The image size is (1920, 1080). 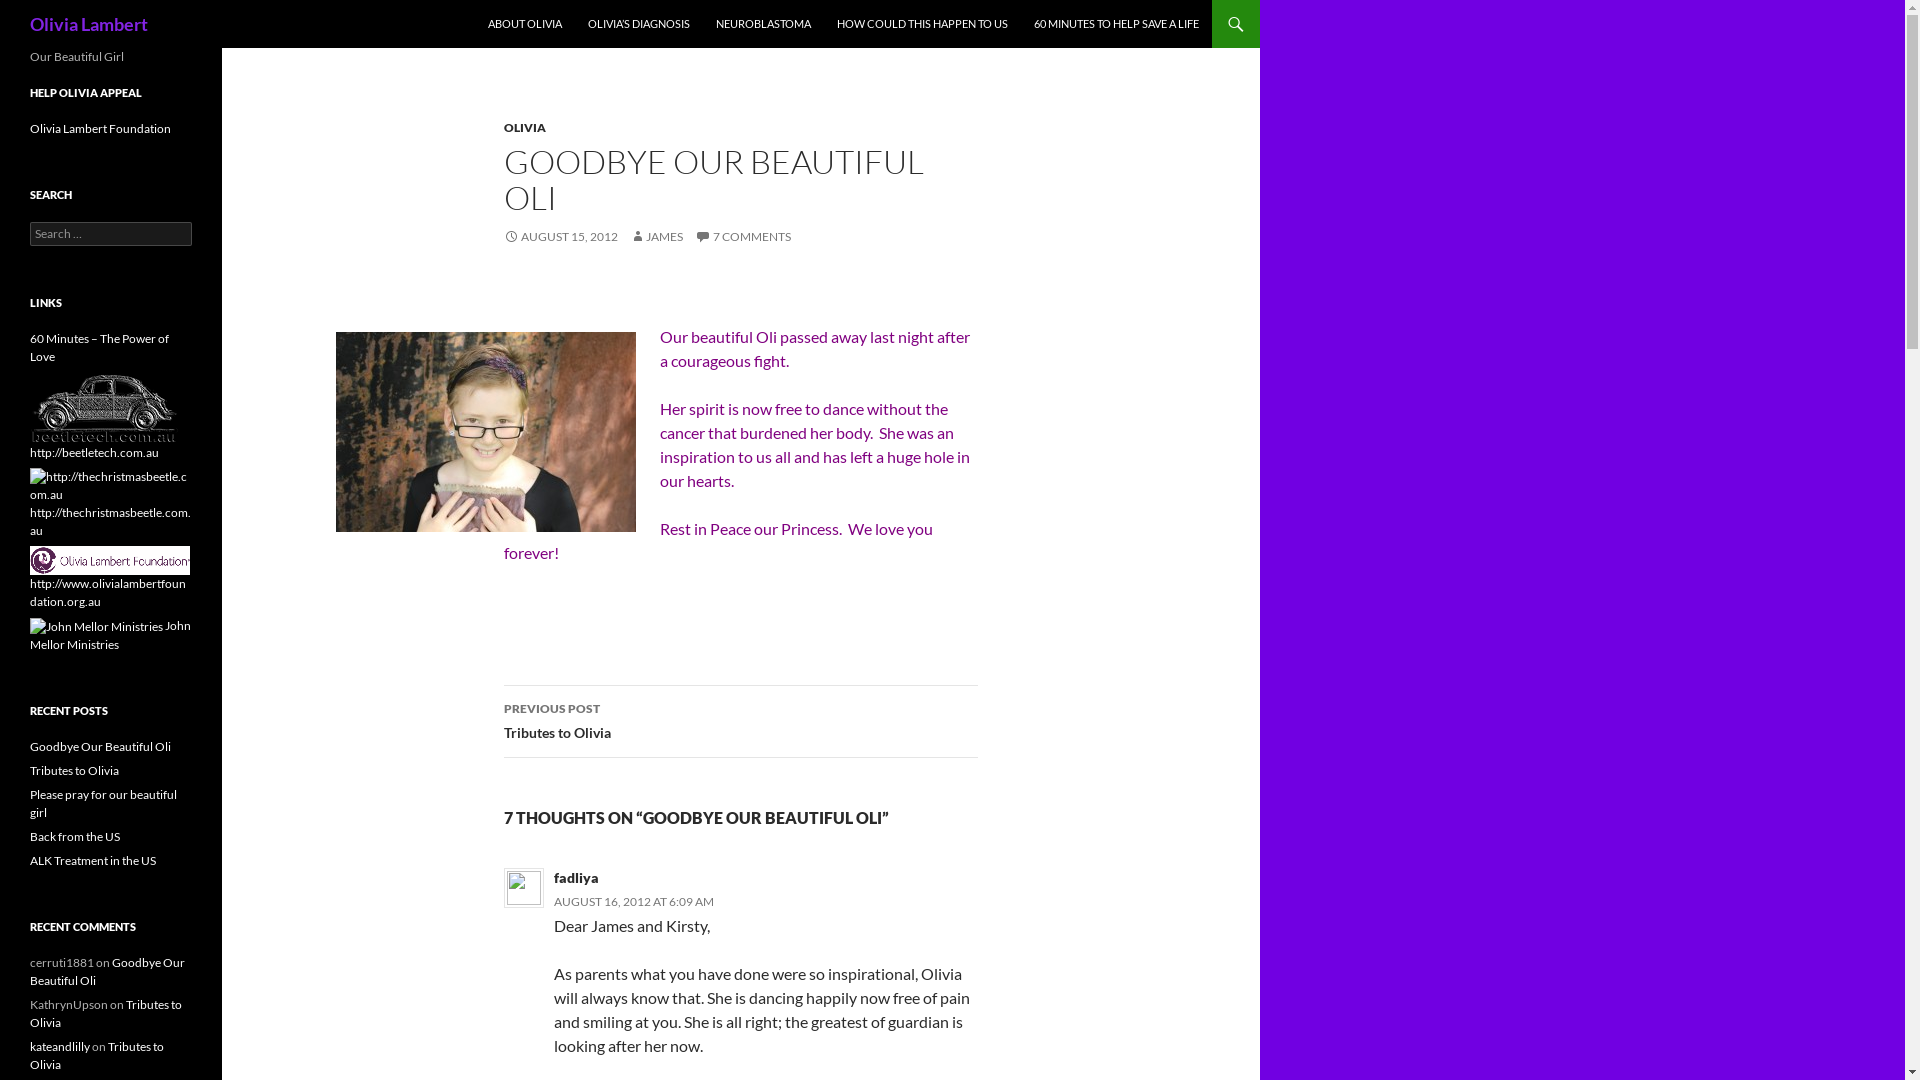 I want to click on 'ABOUT OLIVIA', so click(x=474, y=23).